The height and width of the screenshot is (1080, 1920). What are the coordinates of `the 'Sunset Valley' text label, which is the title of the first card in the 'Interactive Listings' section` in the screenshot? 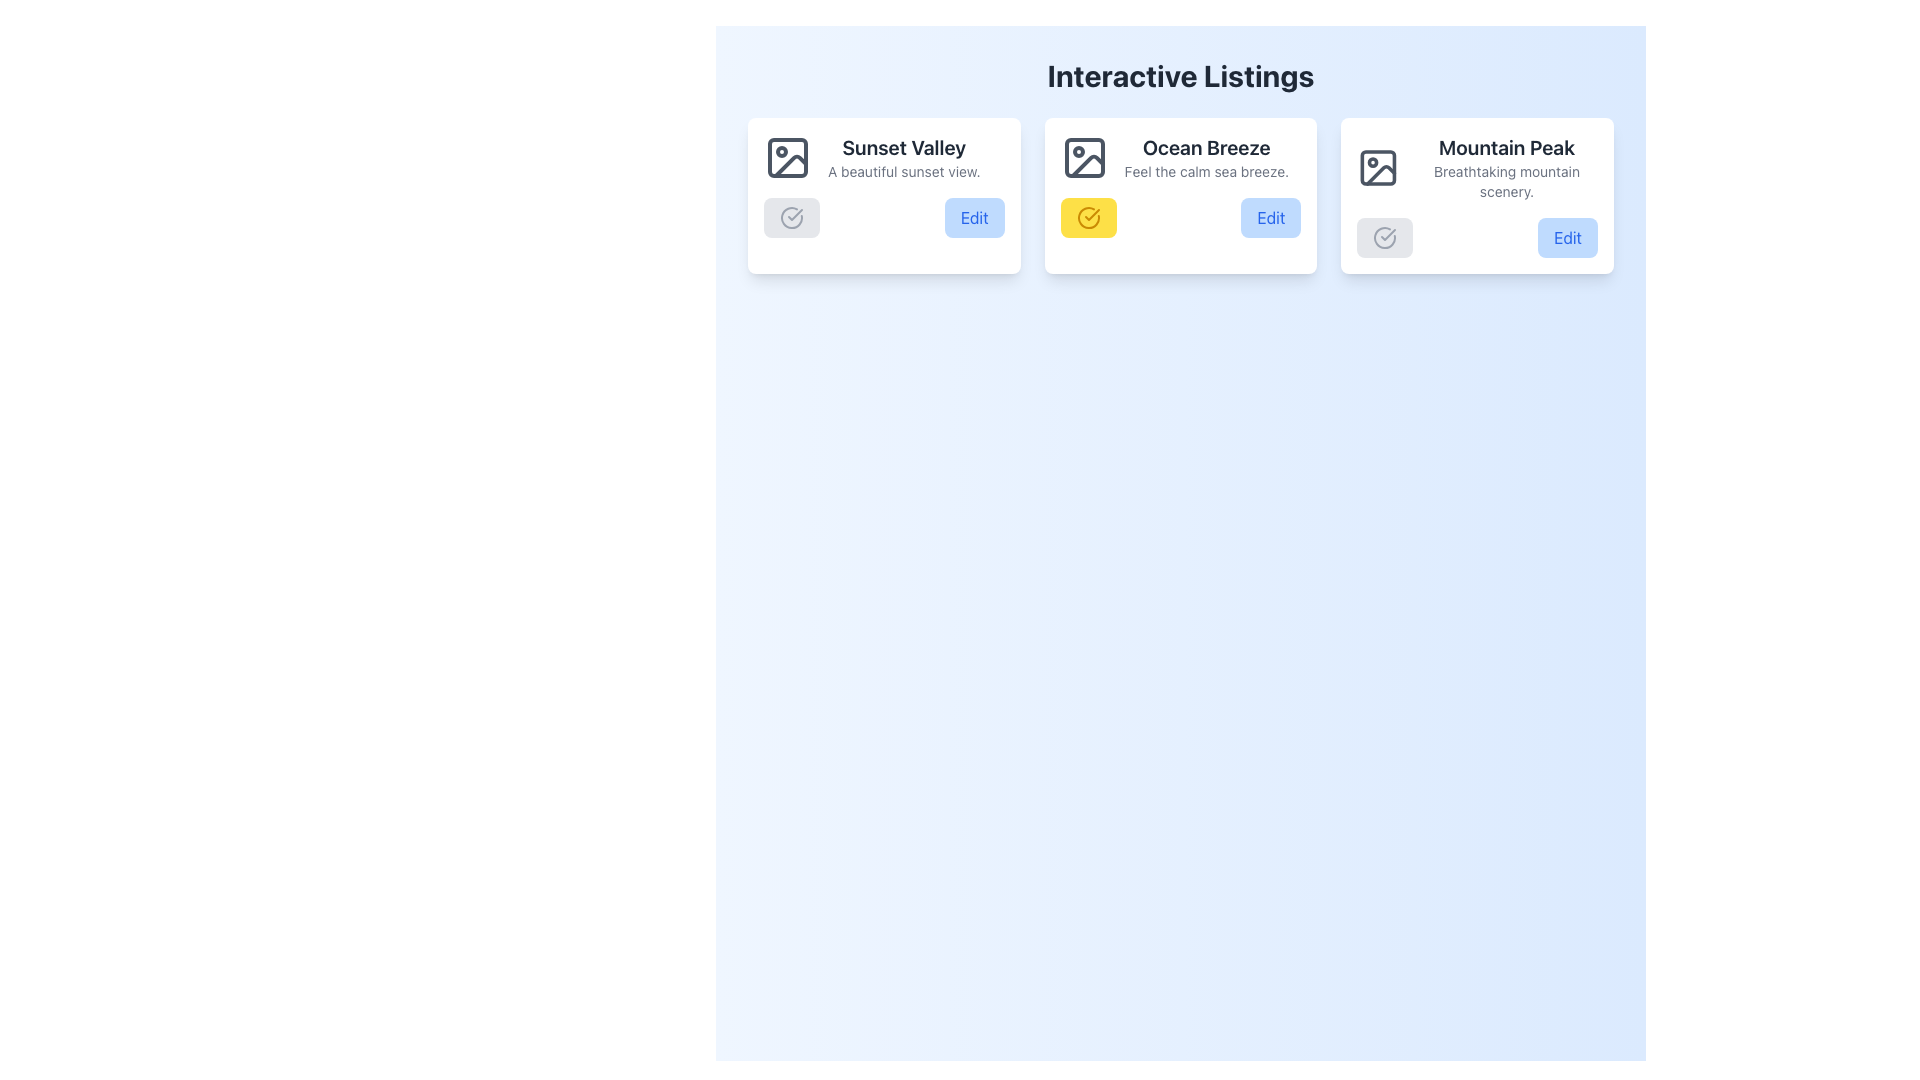 It's located at (903, 146).